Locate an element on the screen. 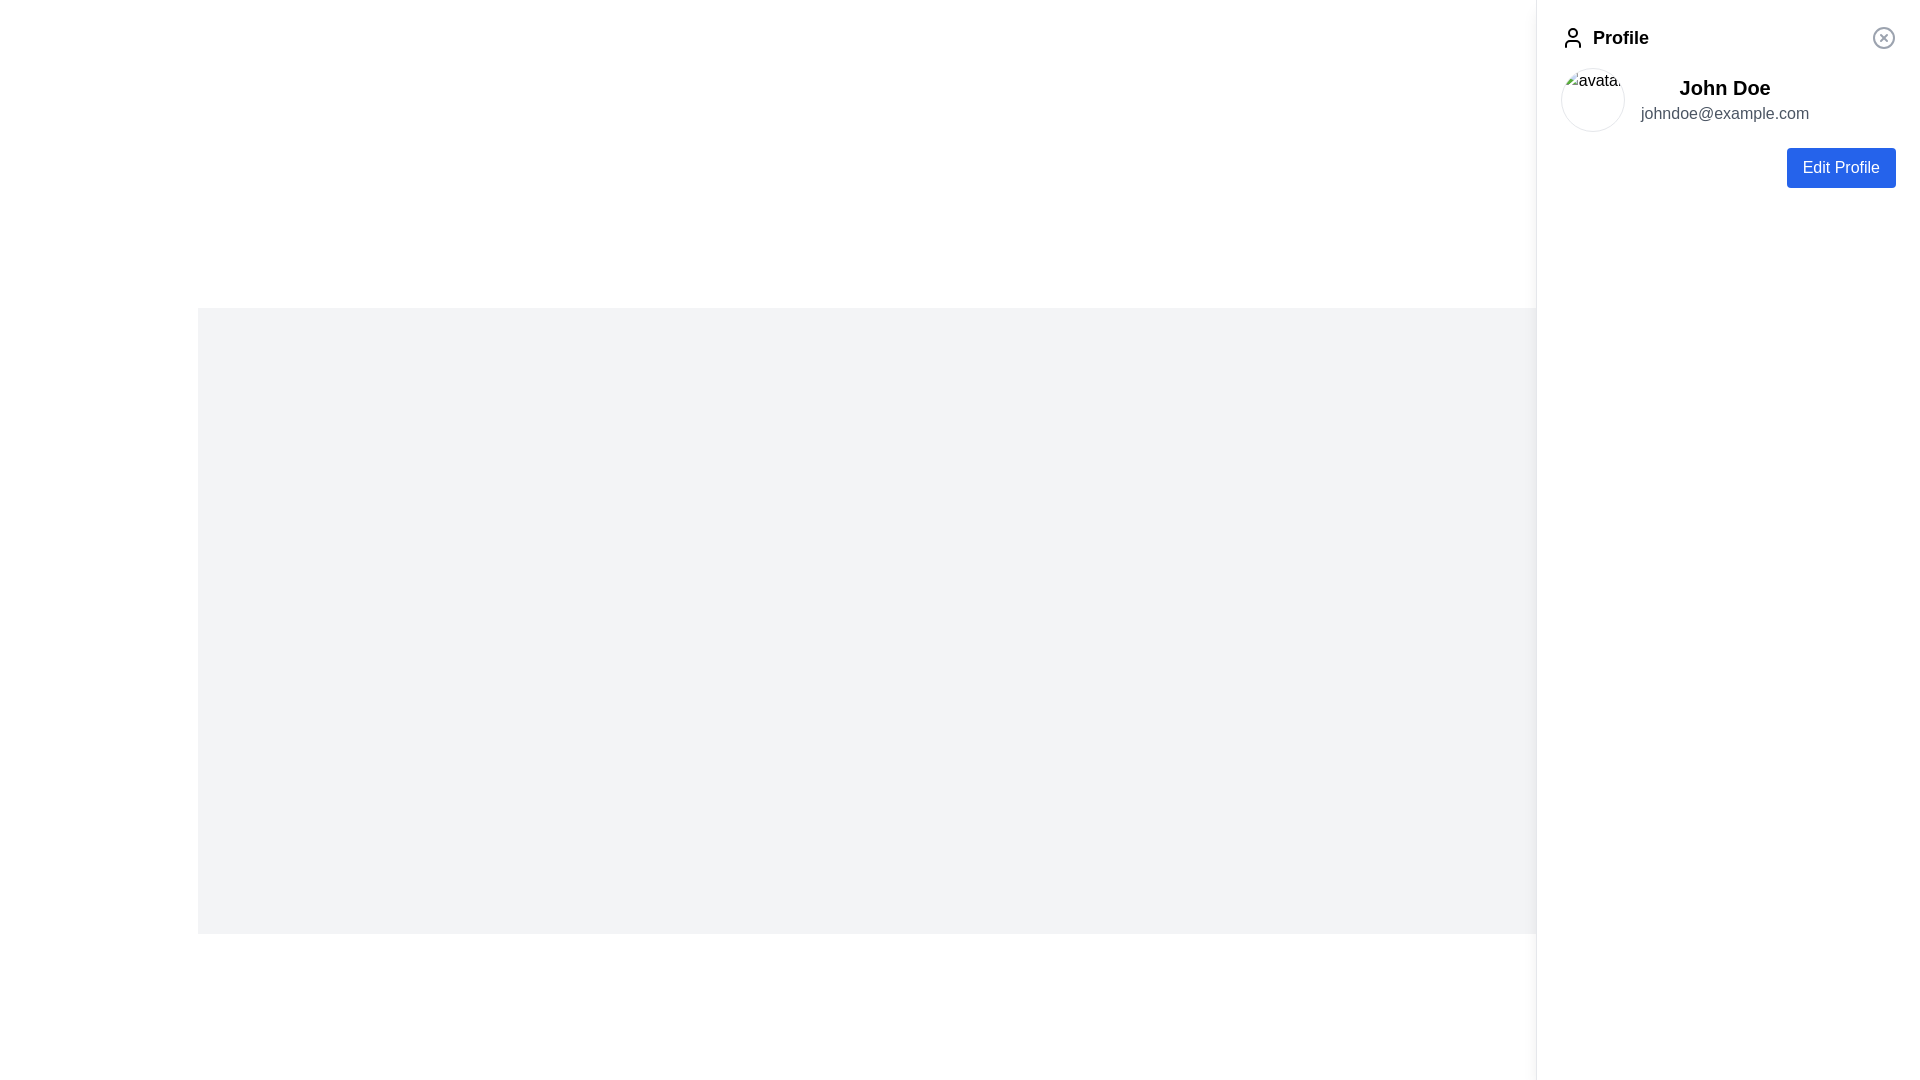  text label displaying 'John Doe' located at the top-right panel of the interface, which is bold and larger in font, positioned above the email address is located at coordinates (1724, 87).